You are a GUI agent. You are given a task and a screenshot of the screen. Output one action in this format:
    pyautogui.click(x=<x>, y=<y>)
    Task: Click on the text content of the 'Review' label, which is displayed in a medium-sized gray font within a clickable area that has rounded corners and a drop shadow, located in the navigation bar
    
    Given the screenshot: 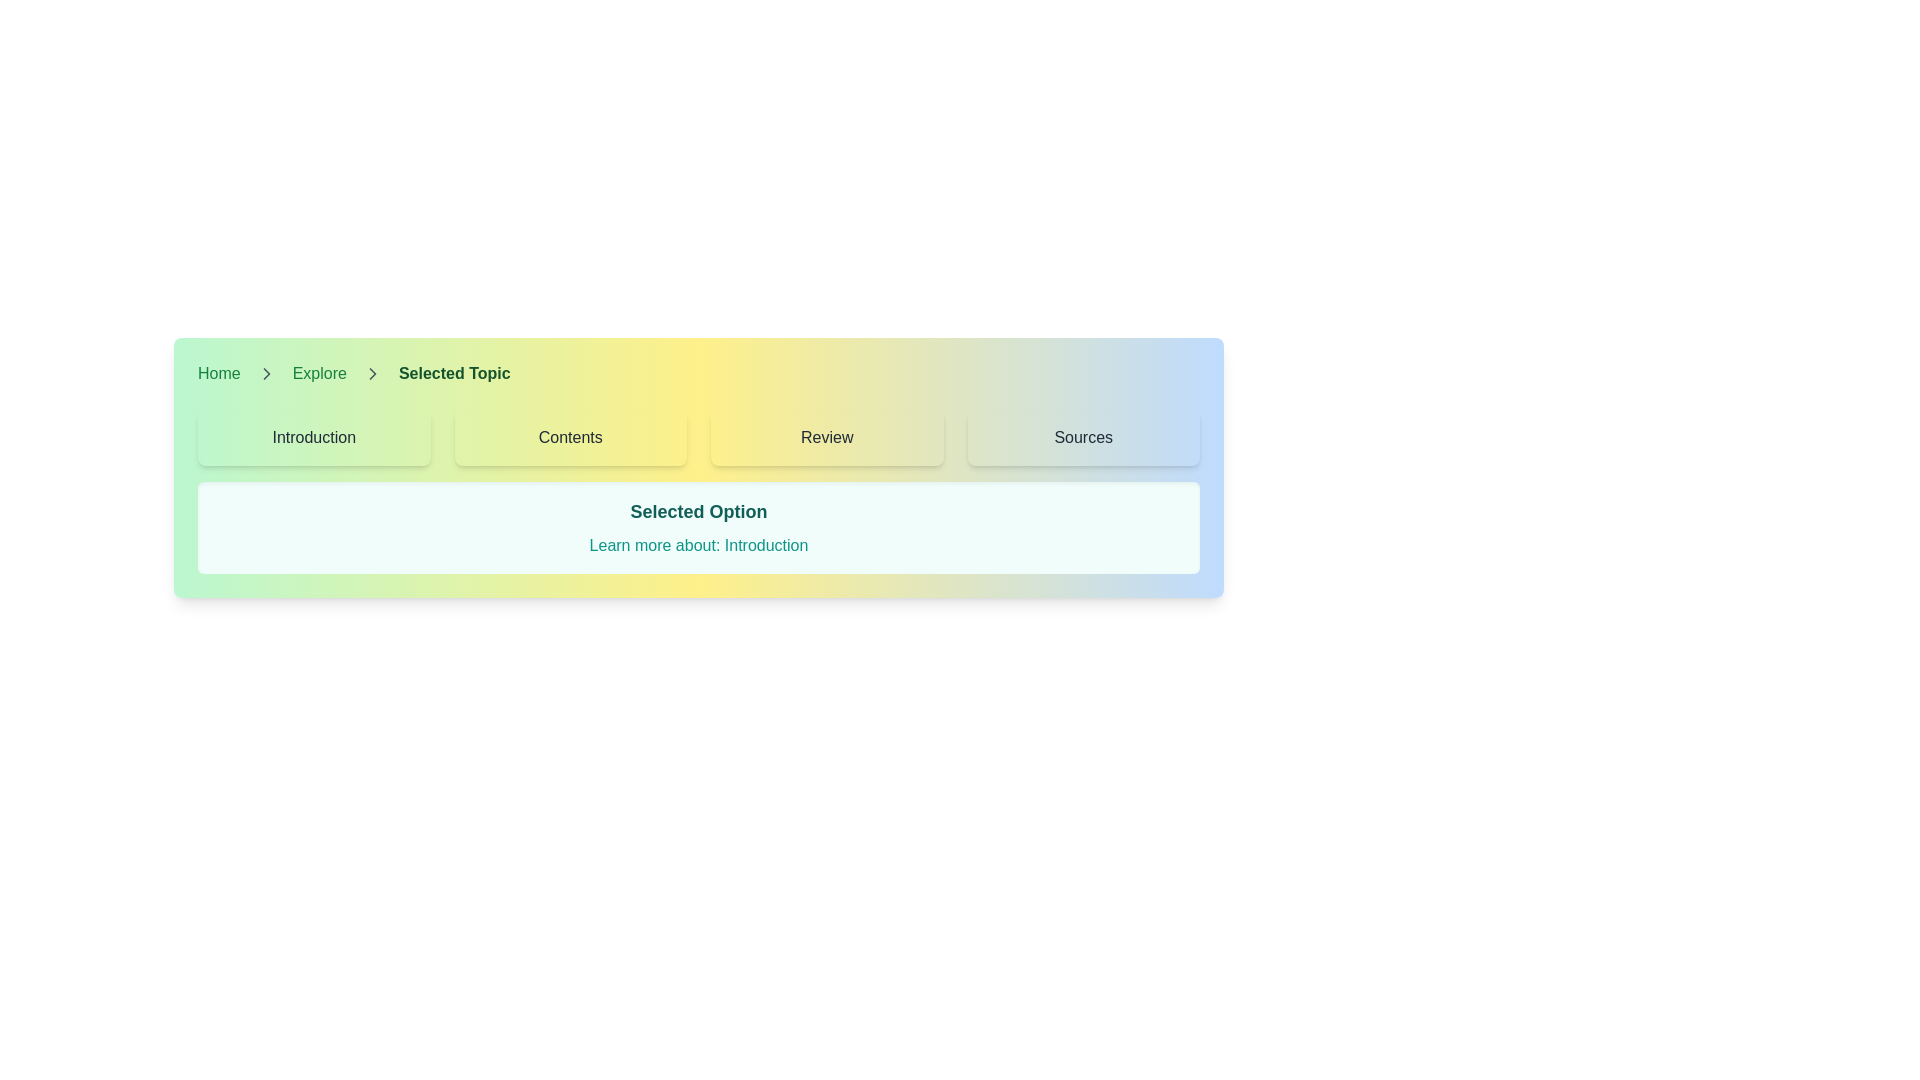 What is the action you would take?
    pyautogui.click(x=827, y=437)
    